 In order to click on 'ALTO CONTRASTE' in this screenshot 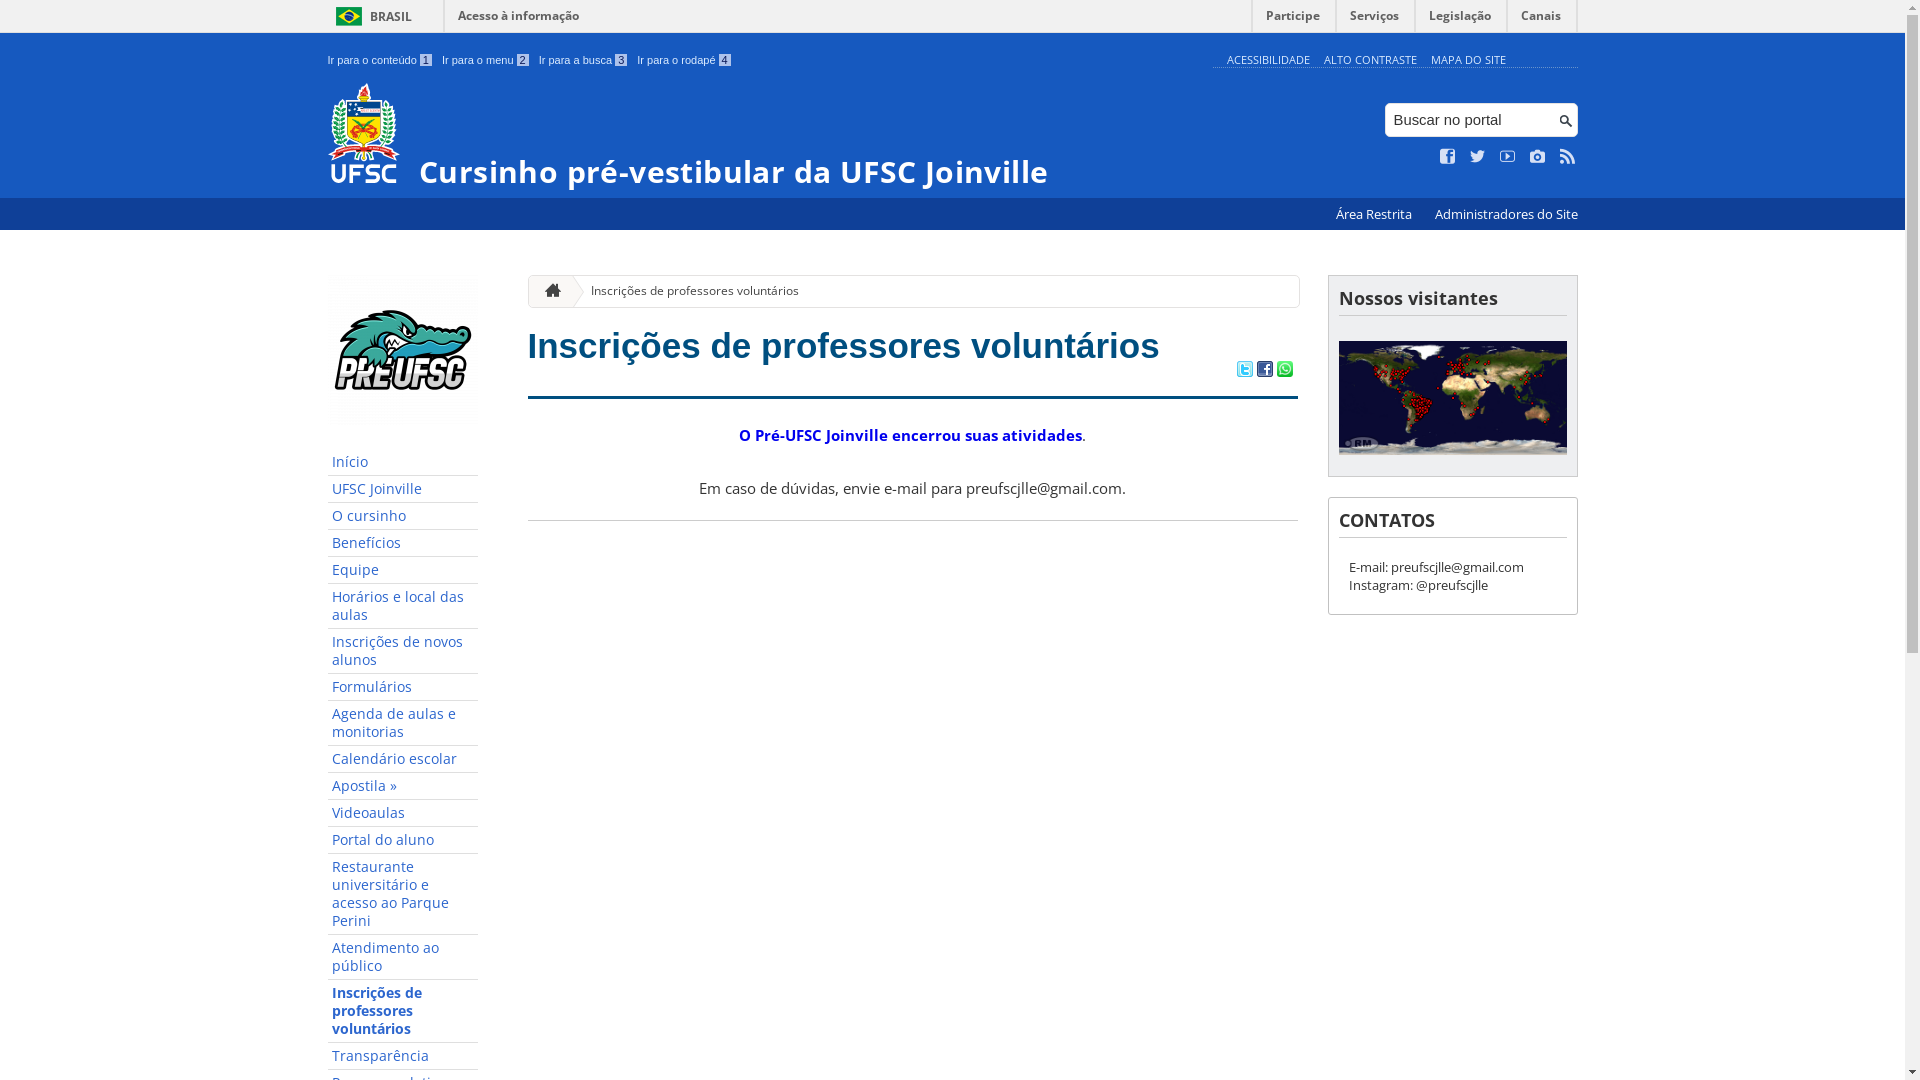, I will do `click(1369, 58)`.